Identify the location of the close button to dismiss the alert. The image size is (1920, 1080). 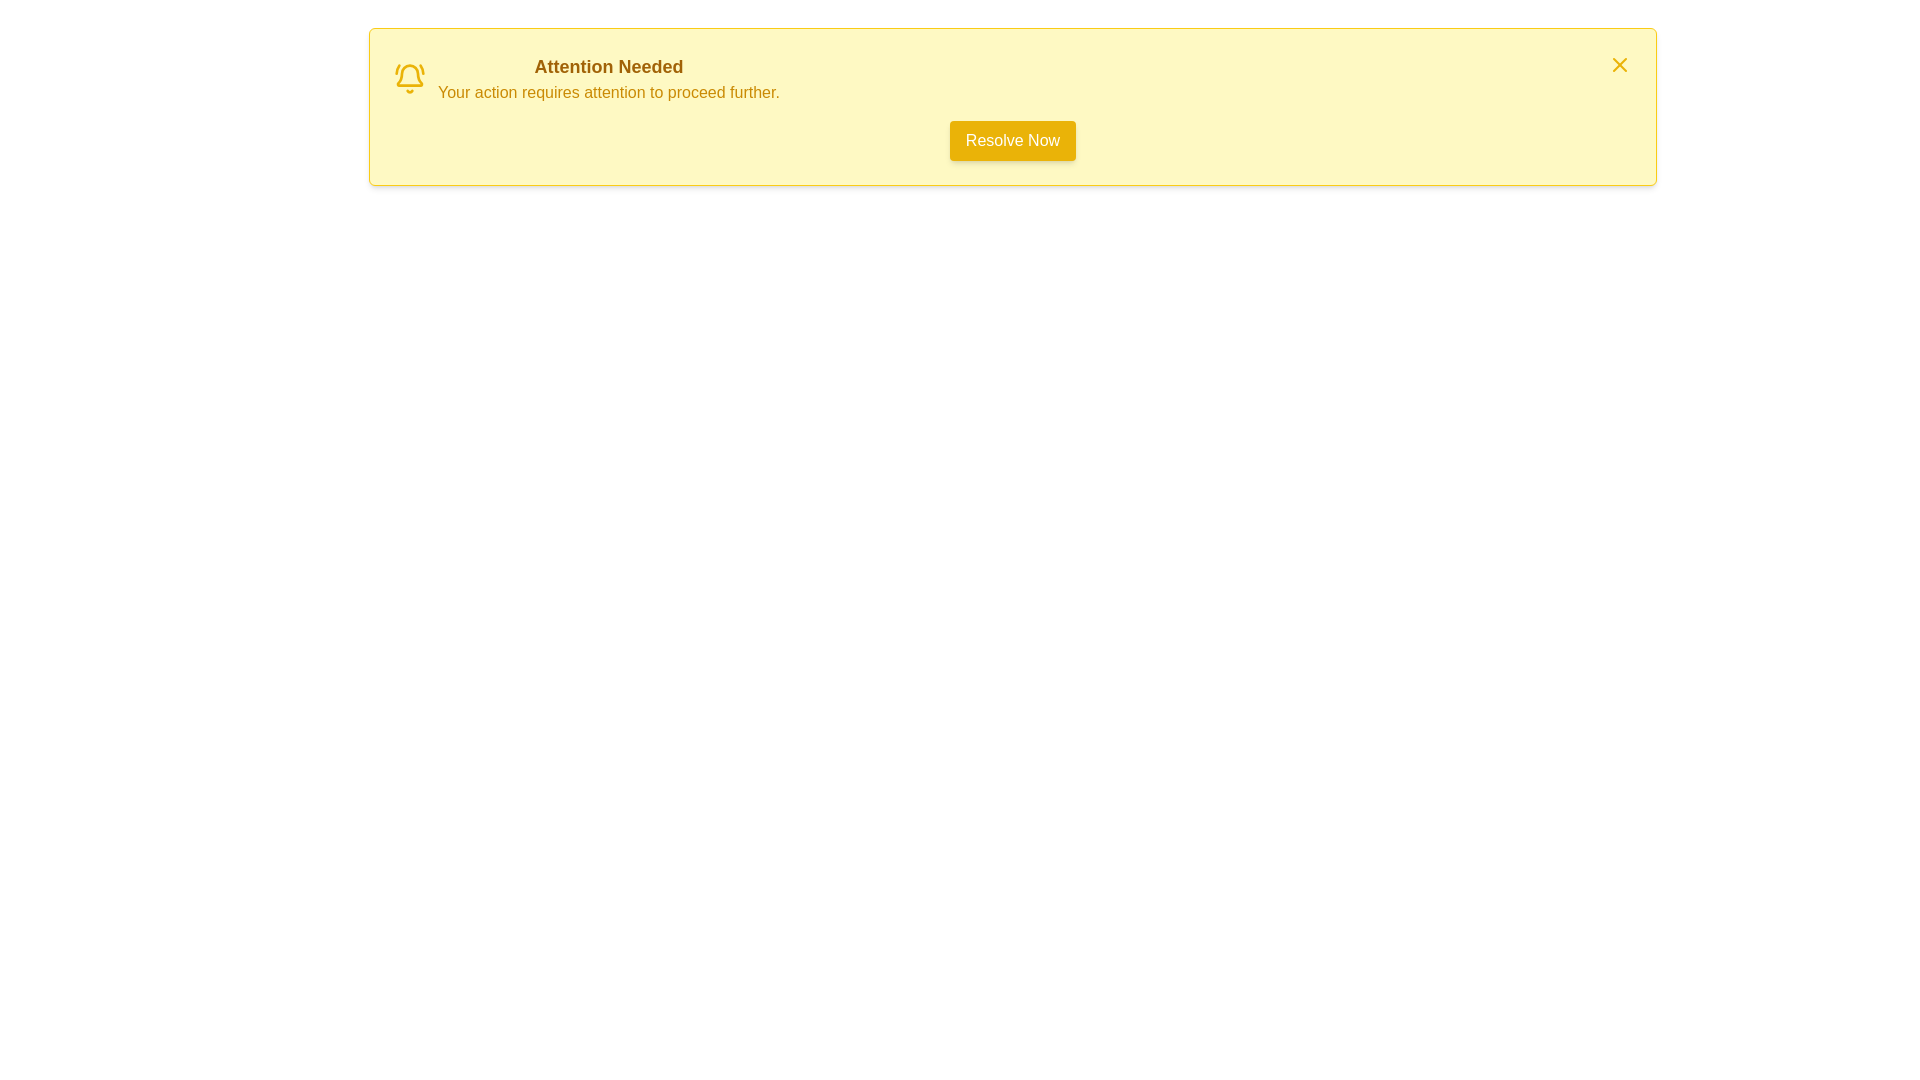
(1620, 64).